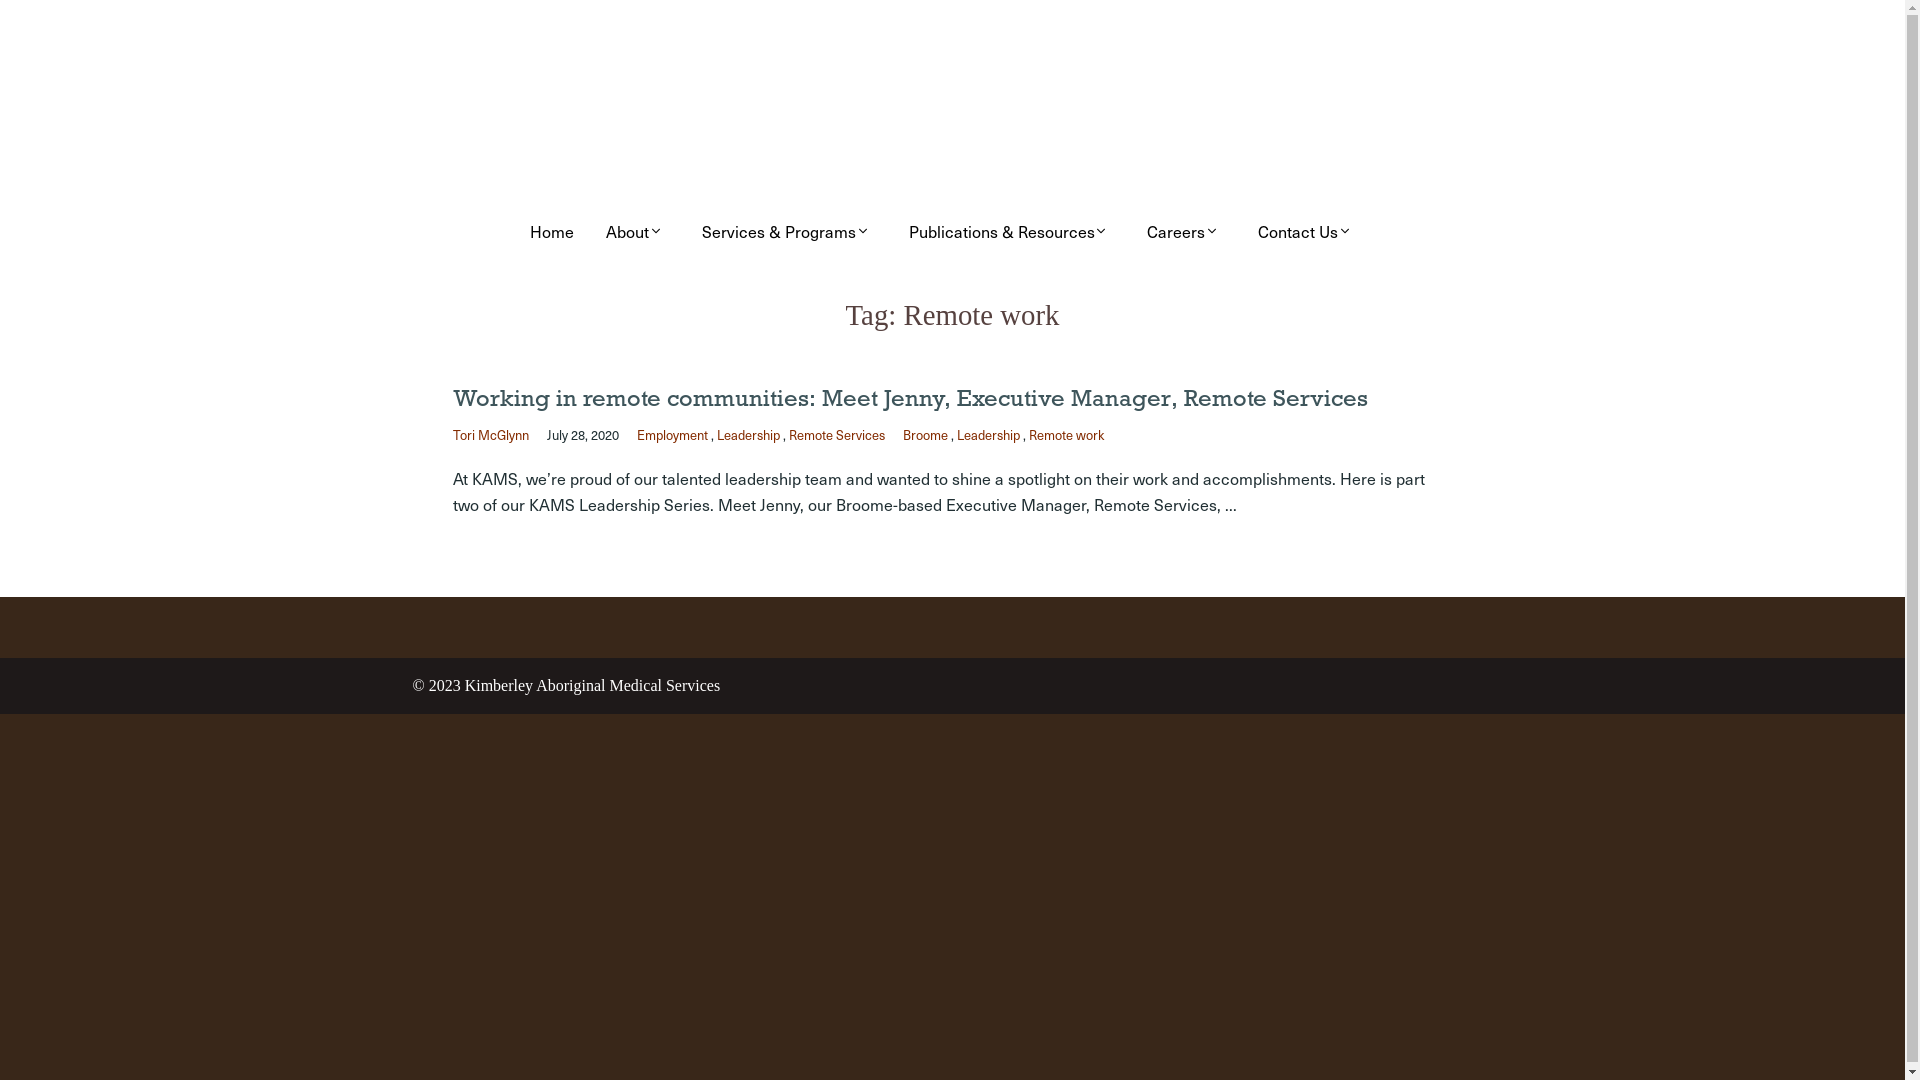  Describe the element at coordinates (899, 230) in the screenshot. I see `'Publications & Resources'` at that location.